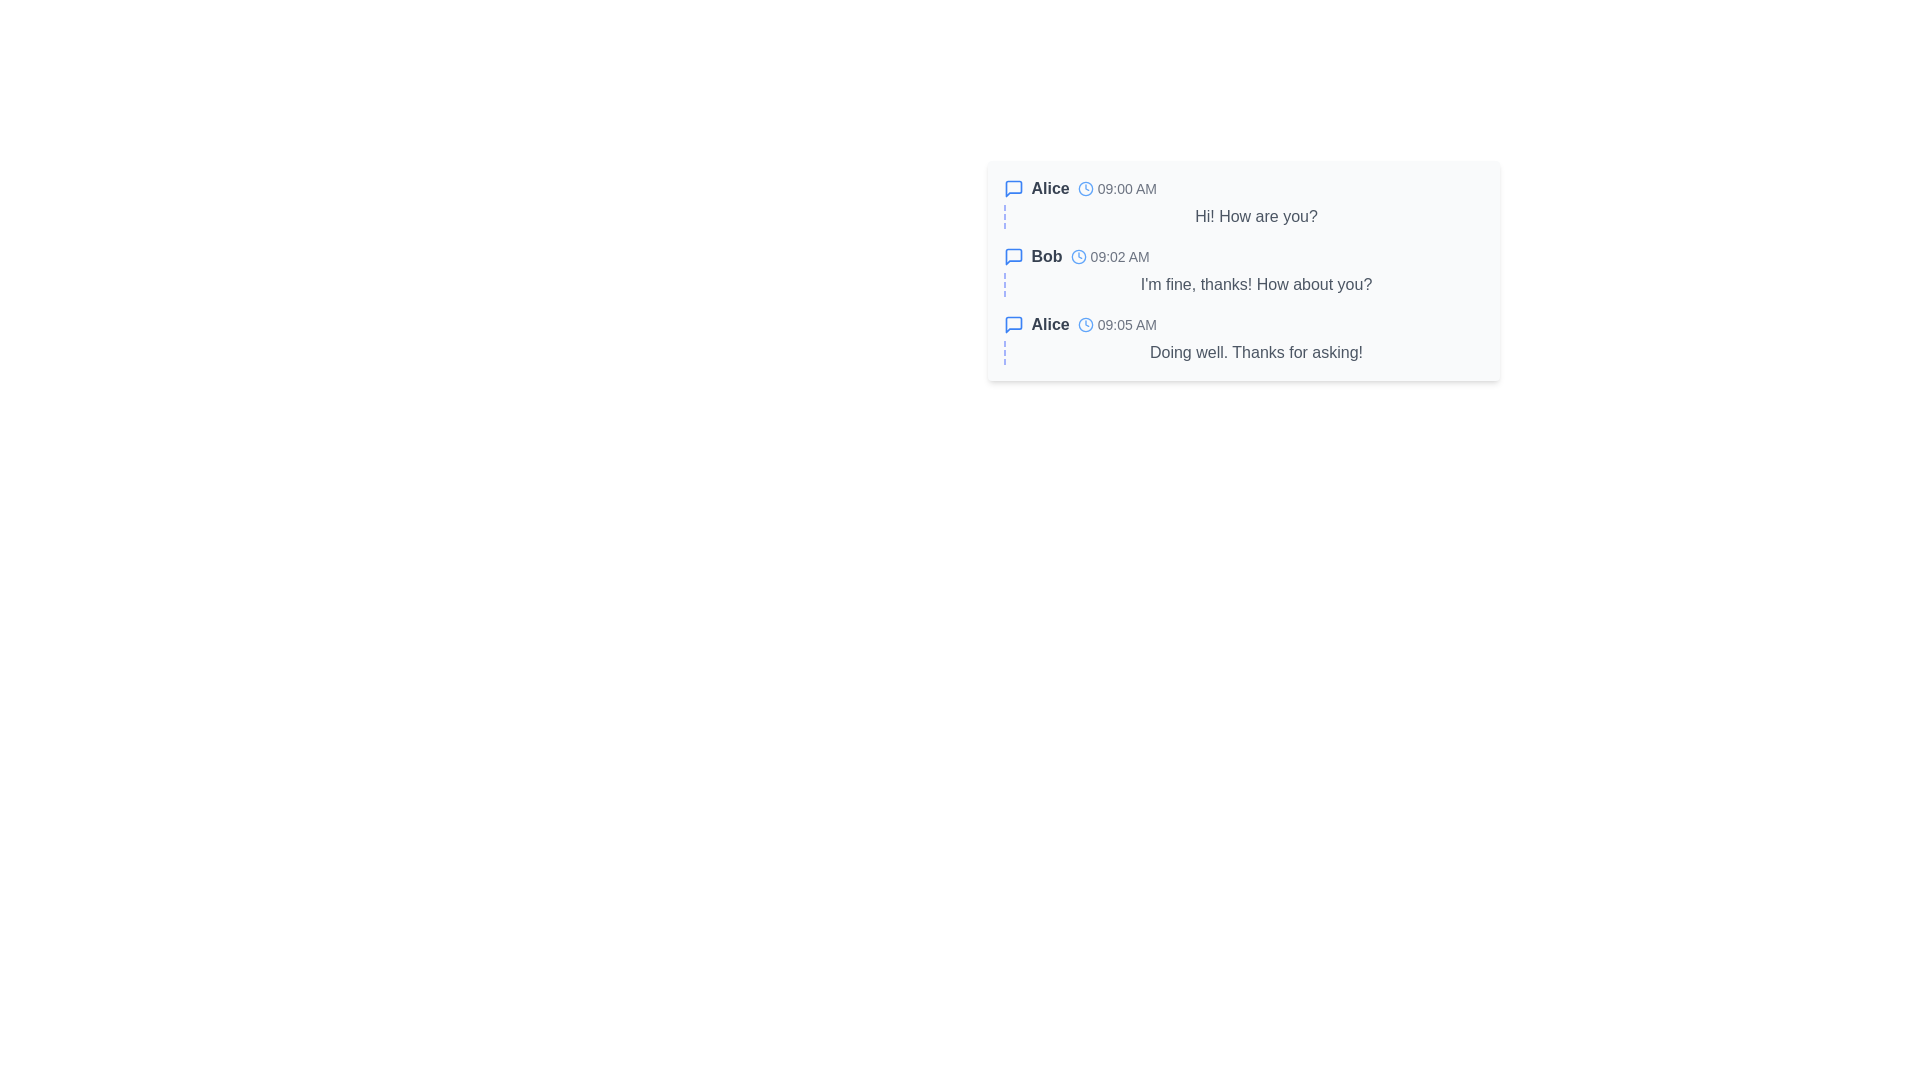 The image size is (1920, 1080). I want to click on the third chat message entry from the vertically stacked list, which includes the sender's name, time, and message content, to interact with it, so click(1242, 338).